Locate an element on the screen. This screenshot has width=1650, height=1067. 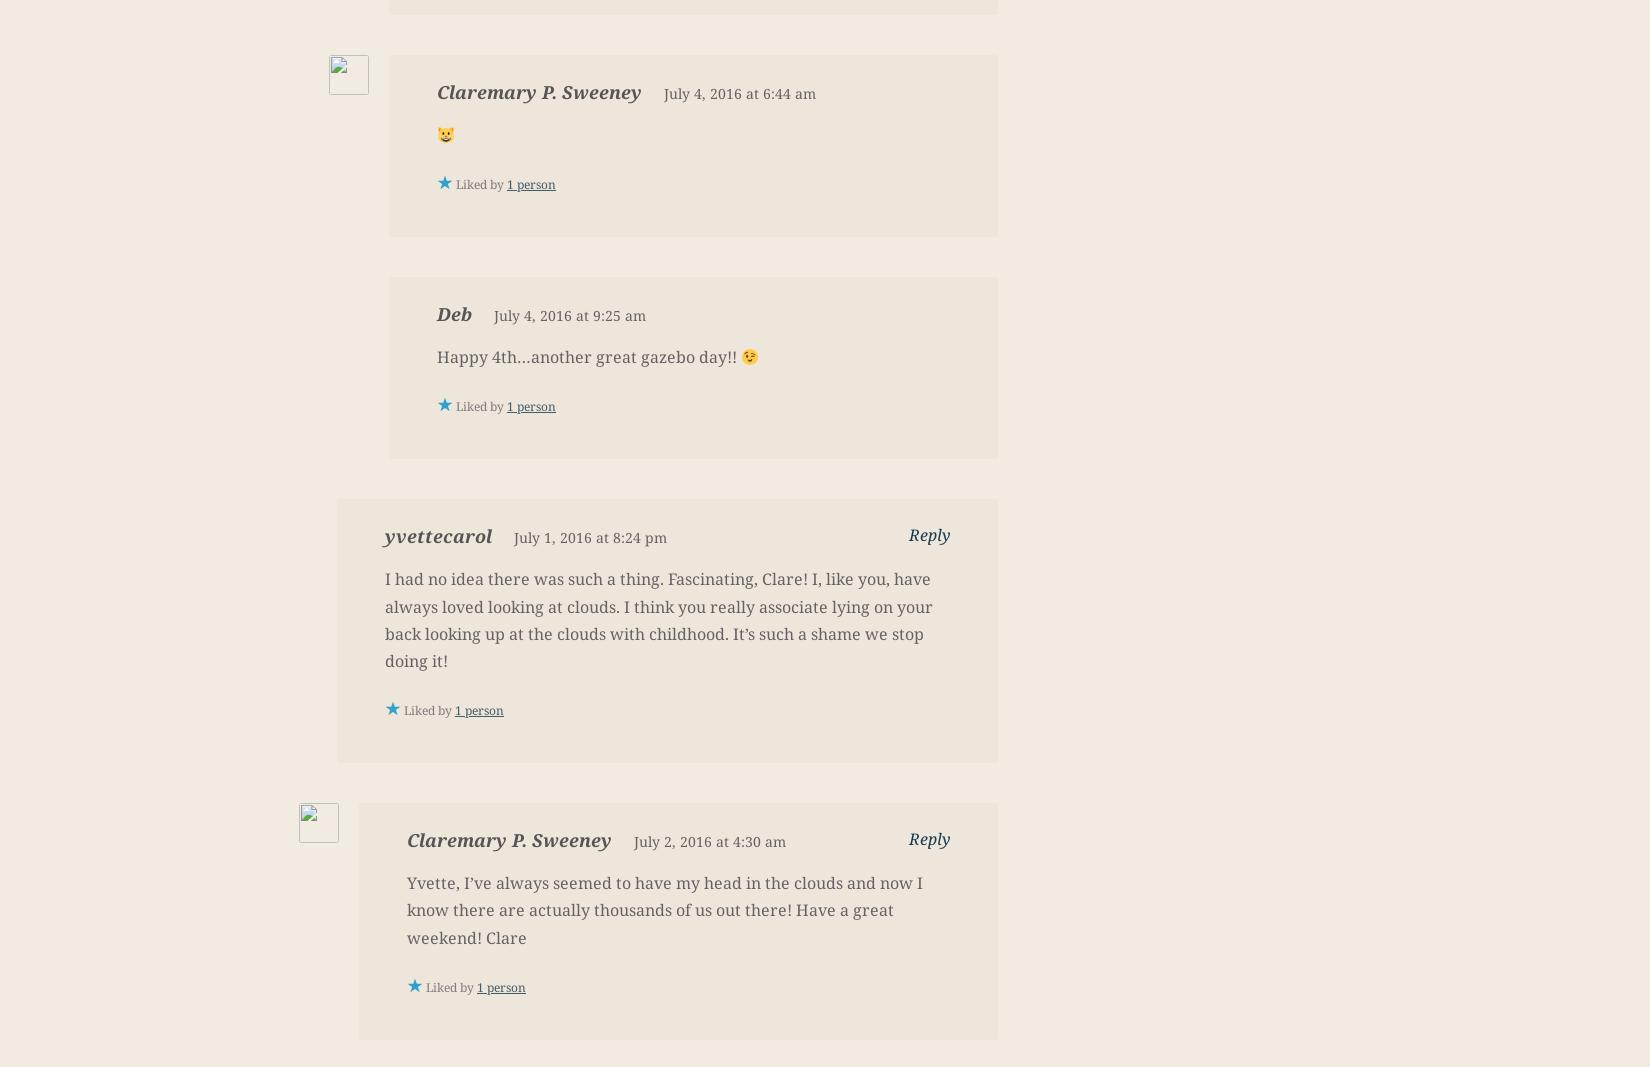
'yvettecarol' is located at coordinates (437, 535).